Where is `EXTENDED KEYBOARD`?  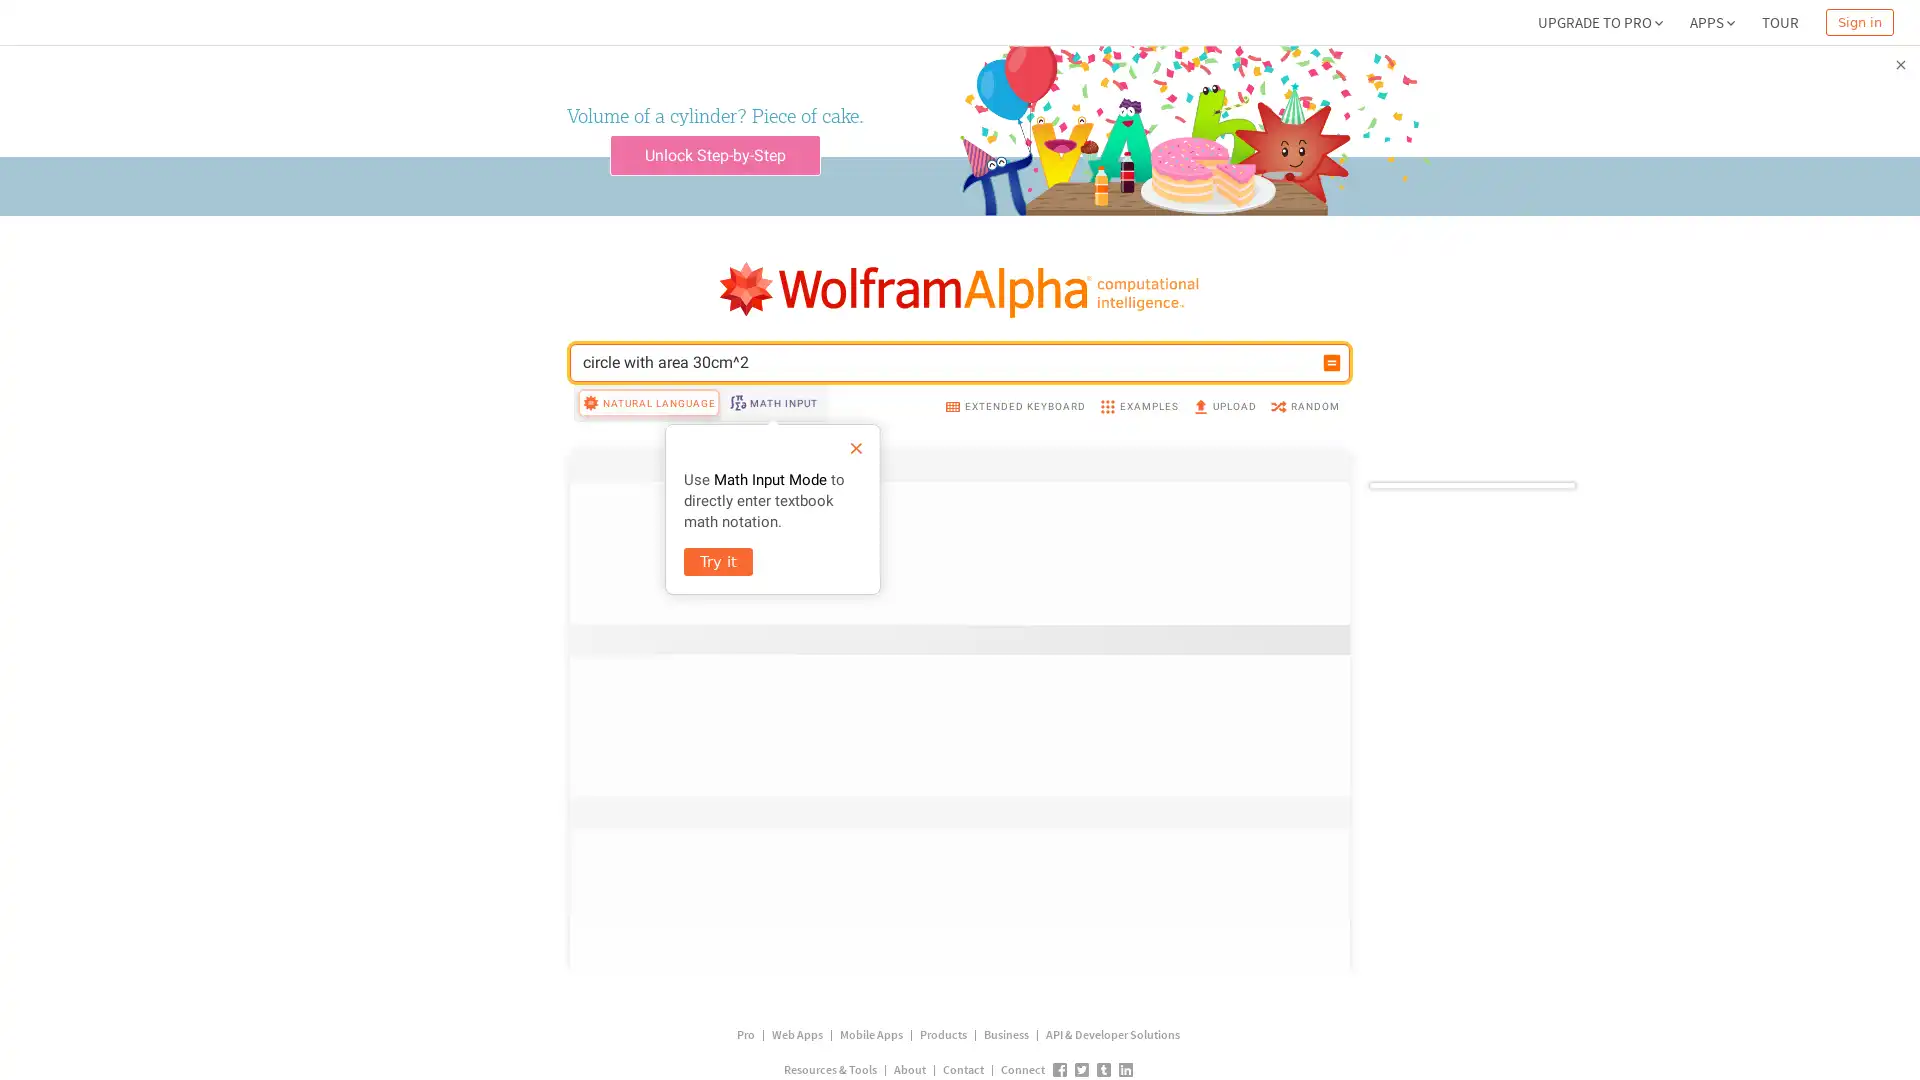
EXTENDED KEYBOARD is located at coordinates (1014, 405).